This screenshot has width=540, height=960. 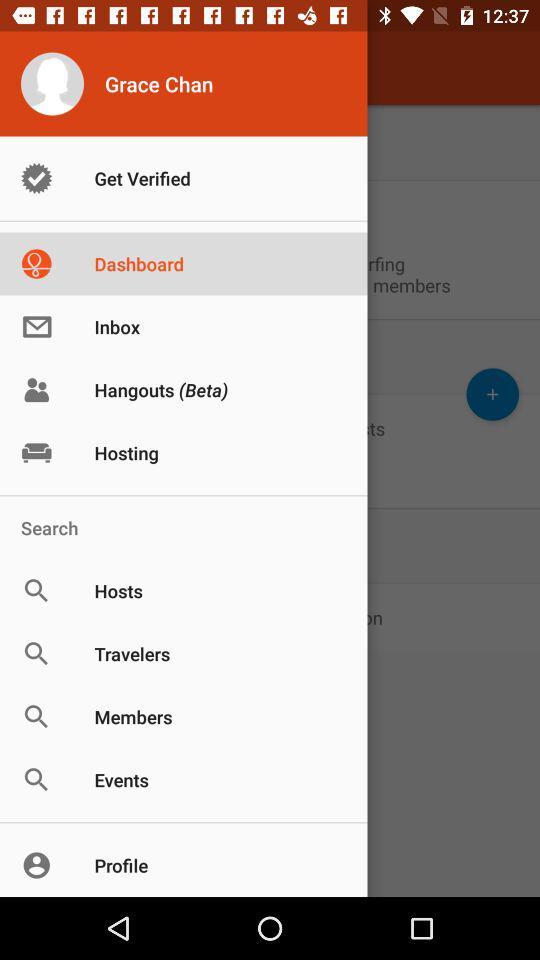 I want to click on the add icon, so click(x=491, y=393).